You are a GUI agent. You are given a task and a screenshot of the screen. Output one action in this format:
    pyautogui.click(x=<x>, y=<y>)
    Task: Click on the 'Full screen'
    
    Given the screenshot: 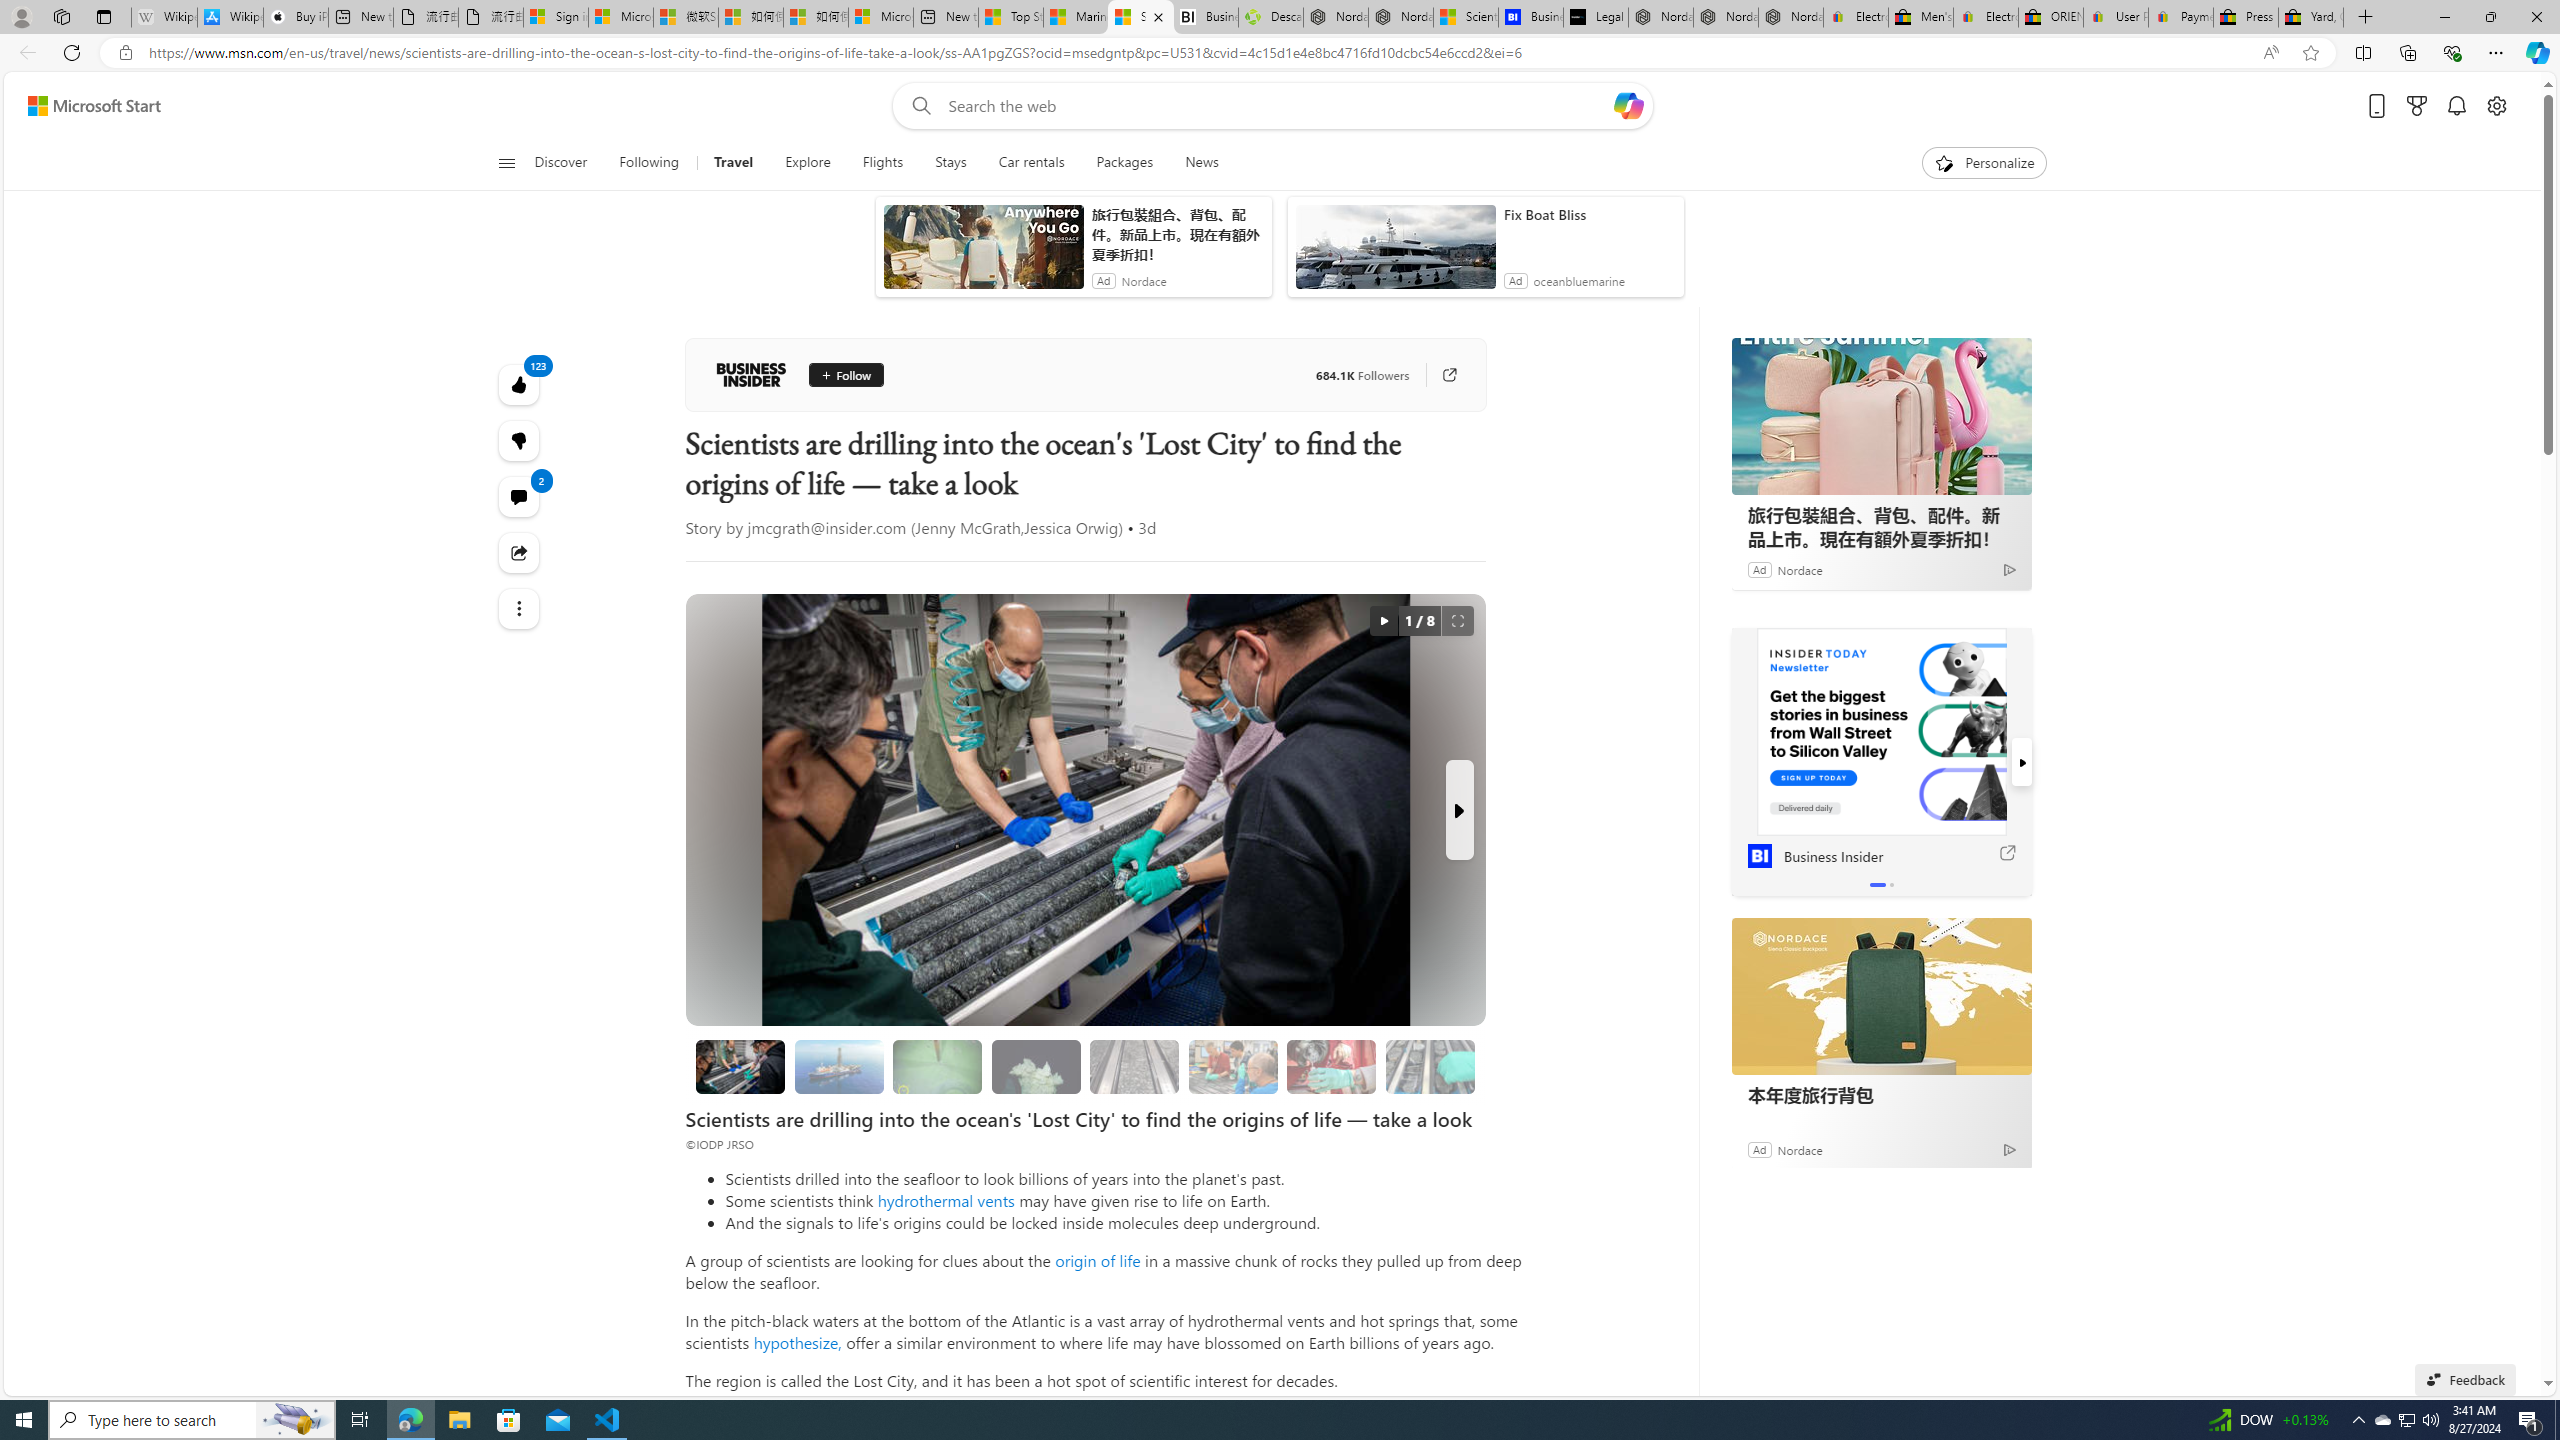 What is the action you would take?
    pyautogui.click(x=1456, y=620)
    